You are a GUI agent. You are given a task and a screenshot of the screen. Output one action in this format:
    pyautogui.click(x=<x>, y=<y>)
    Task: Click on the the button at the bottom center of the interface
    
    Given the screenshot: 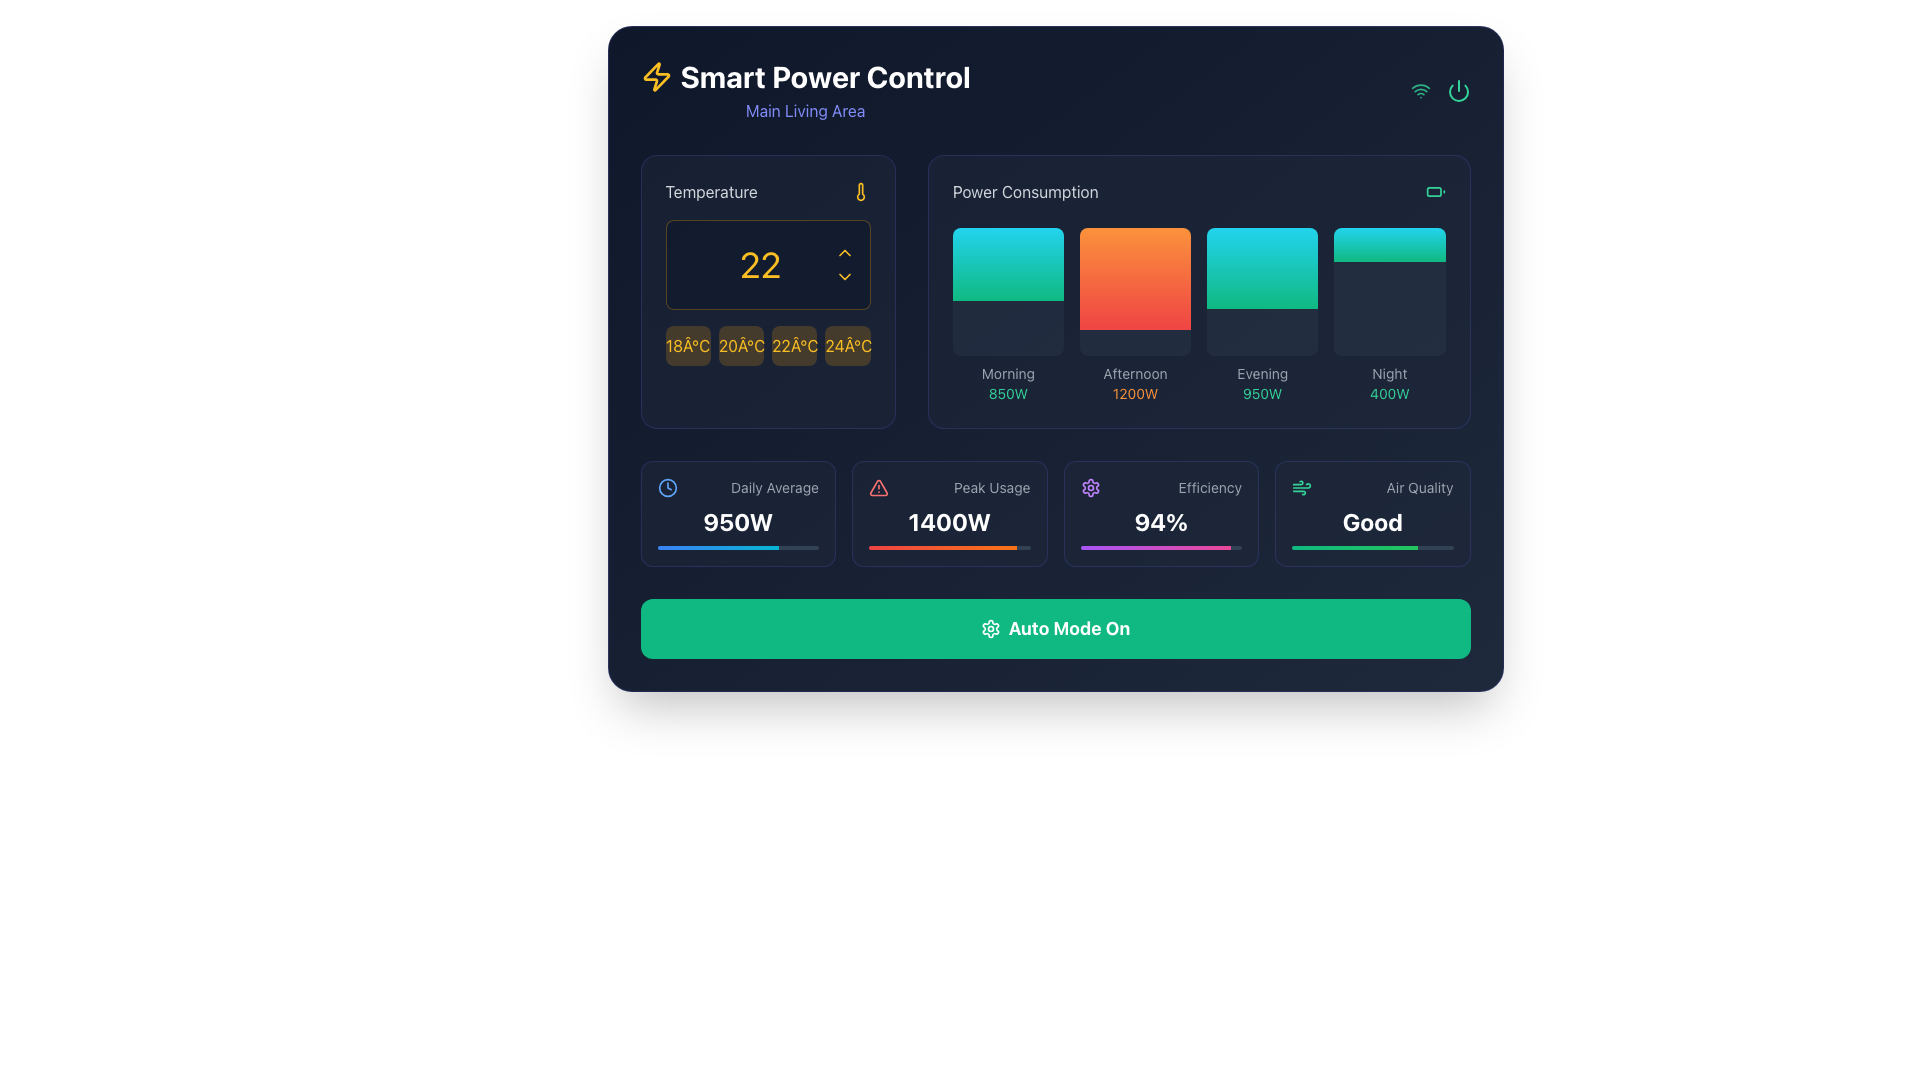 What is the action you would take?
    pyautogui.click(x=1054, y=627)
    